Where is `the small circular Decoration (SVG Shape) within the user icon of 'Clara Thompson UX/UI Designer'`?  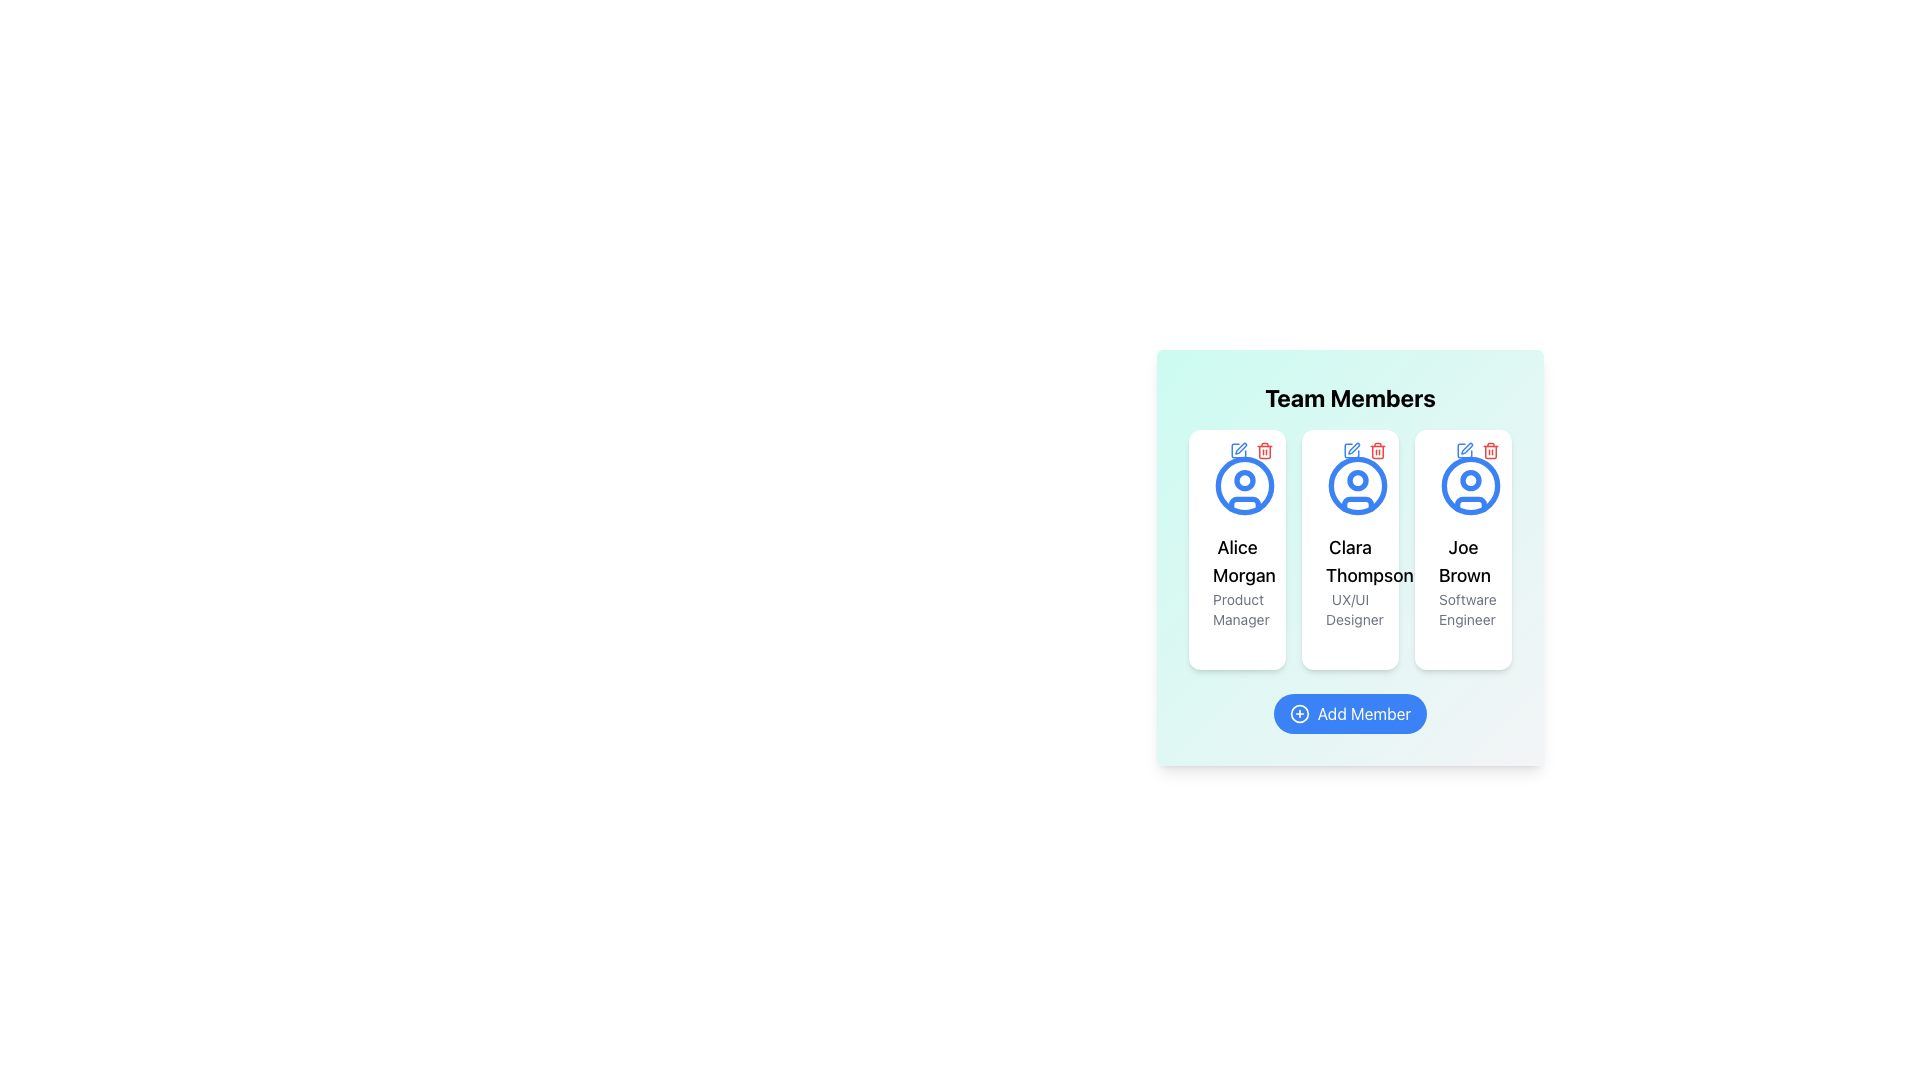
the small circular Decoration (SVG Shape) within the user icon of 'Clara Thompson UX/UI Designer' is located at coordinates (1358, 479).